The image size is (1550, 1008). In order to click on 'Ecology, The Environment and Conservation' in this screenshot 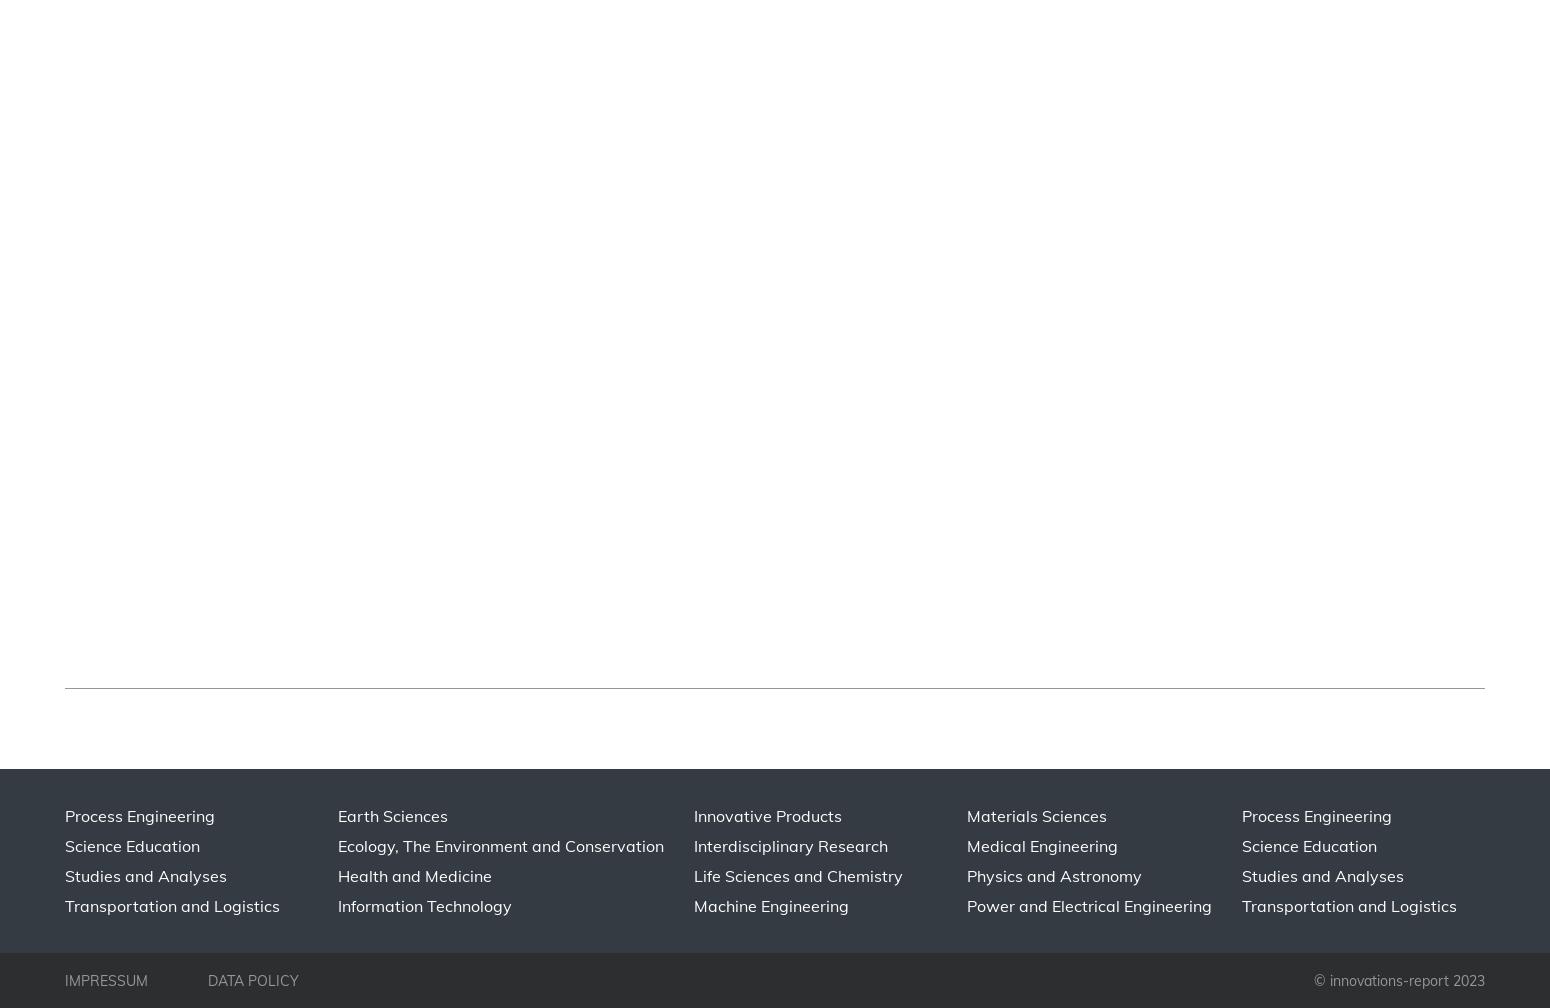, I will do `click(337, 846)`.